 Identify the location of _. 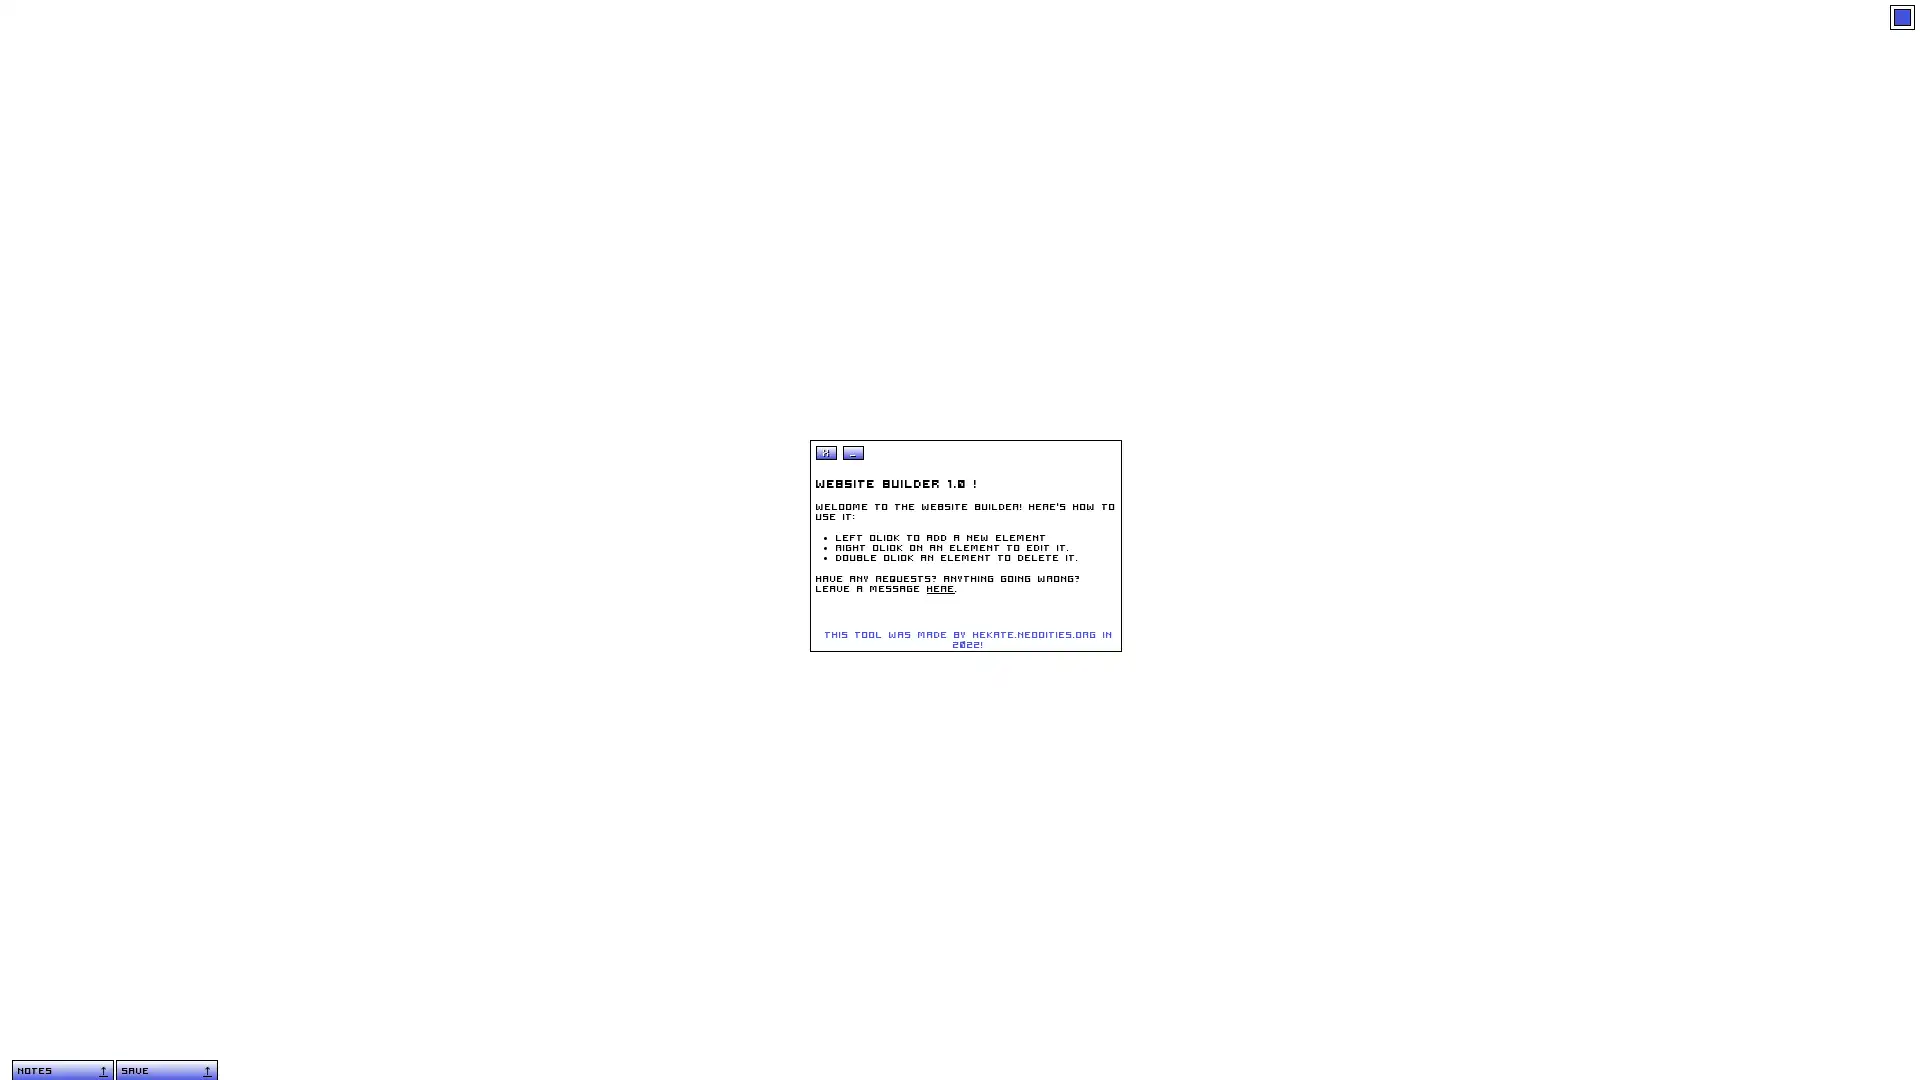
(853, 452).